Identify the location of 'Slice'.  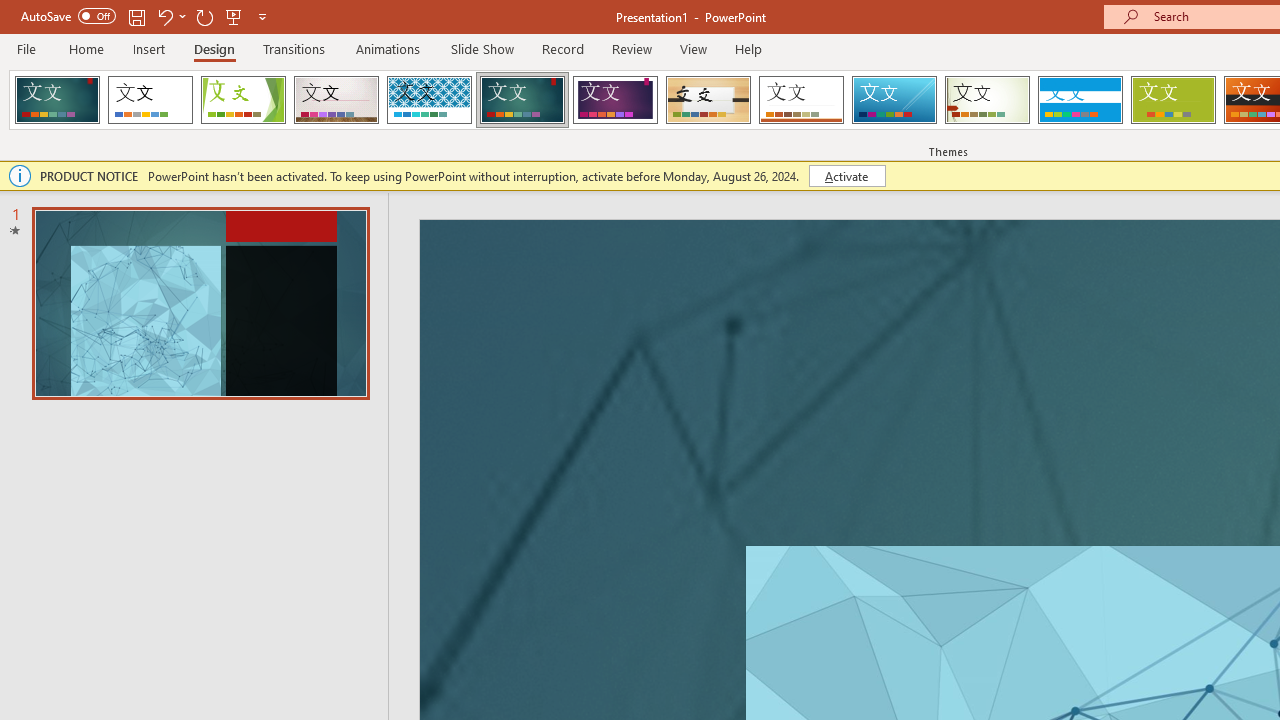
(893, 100).